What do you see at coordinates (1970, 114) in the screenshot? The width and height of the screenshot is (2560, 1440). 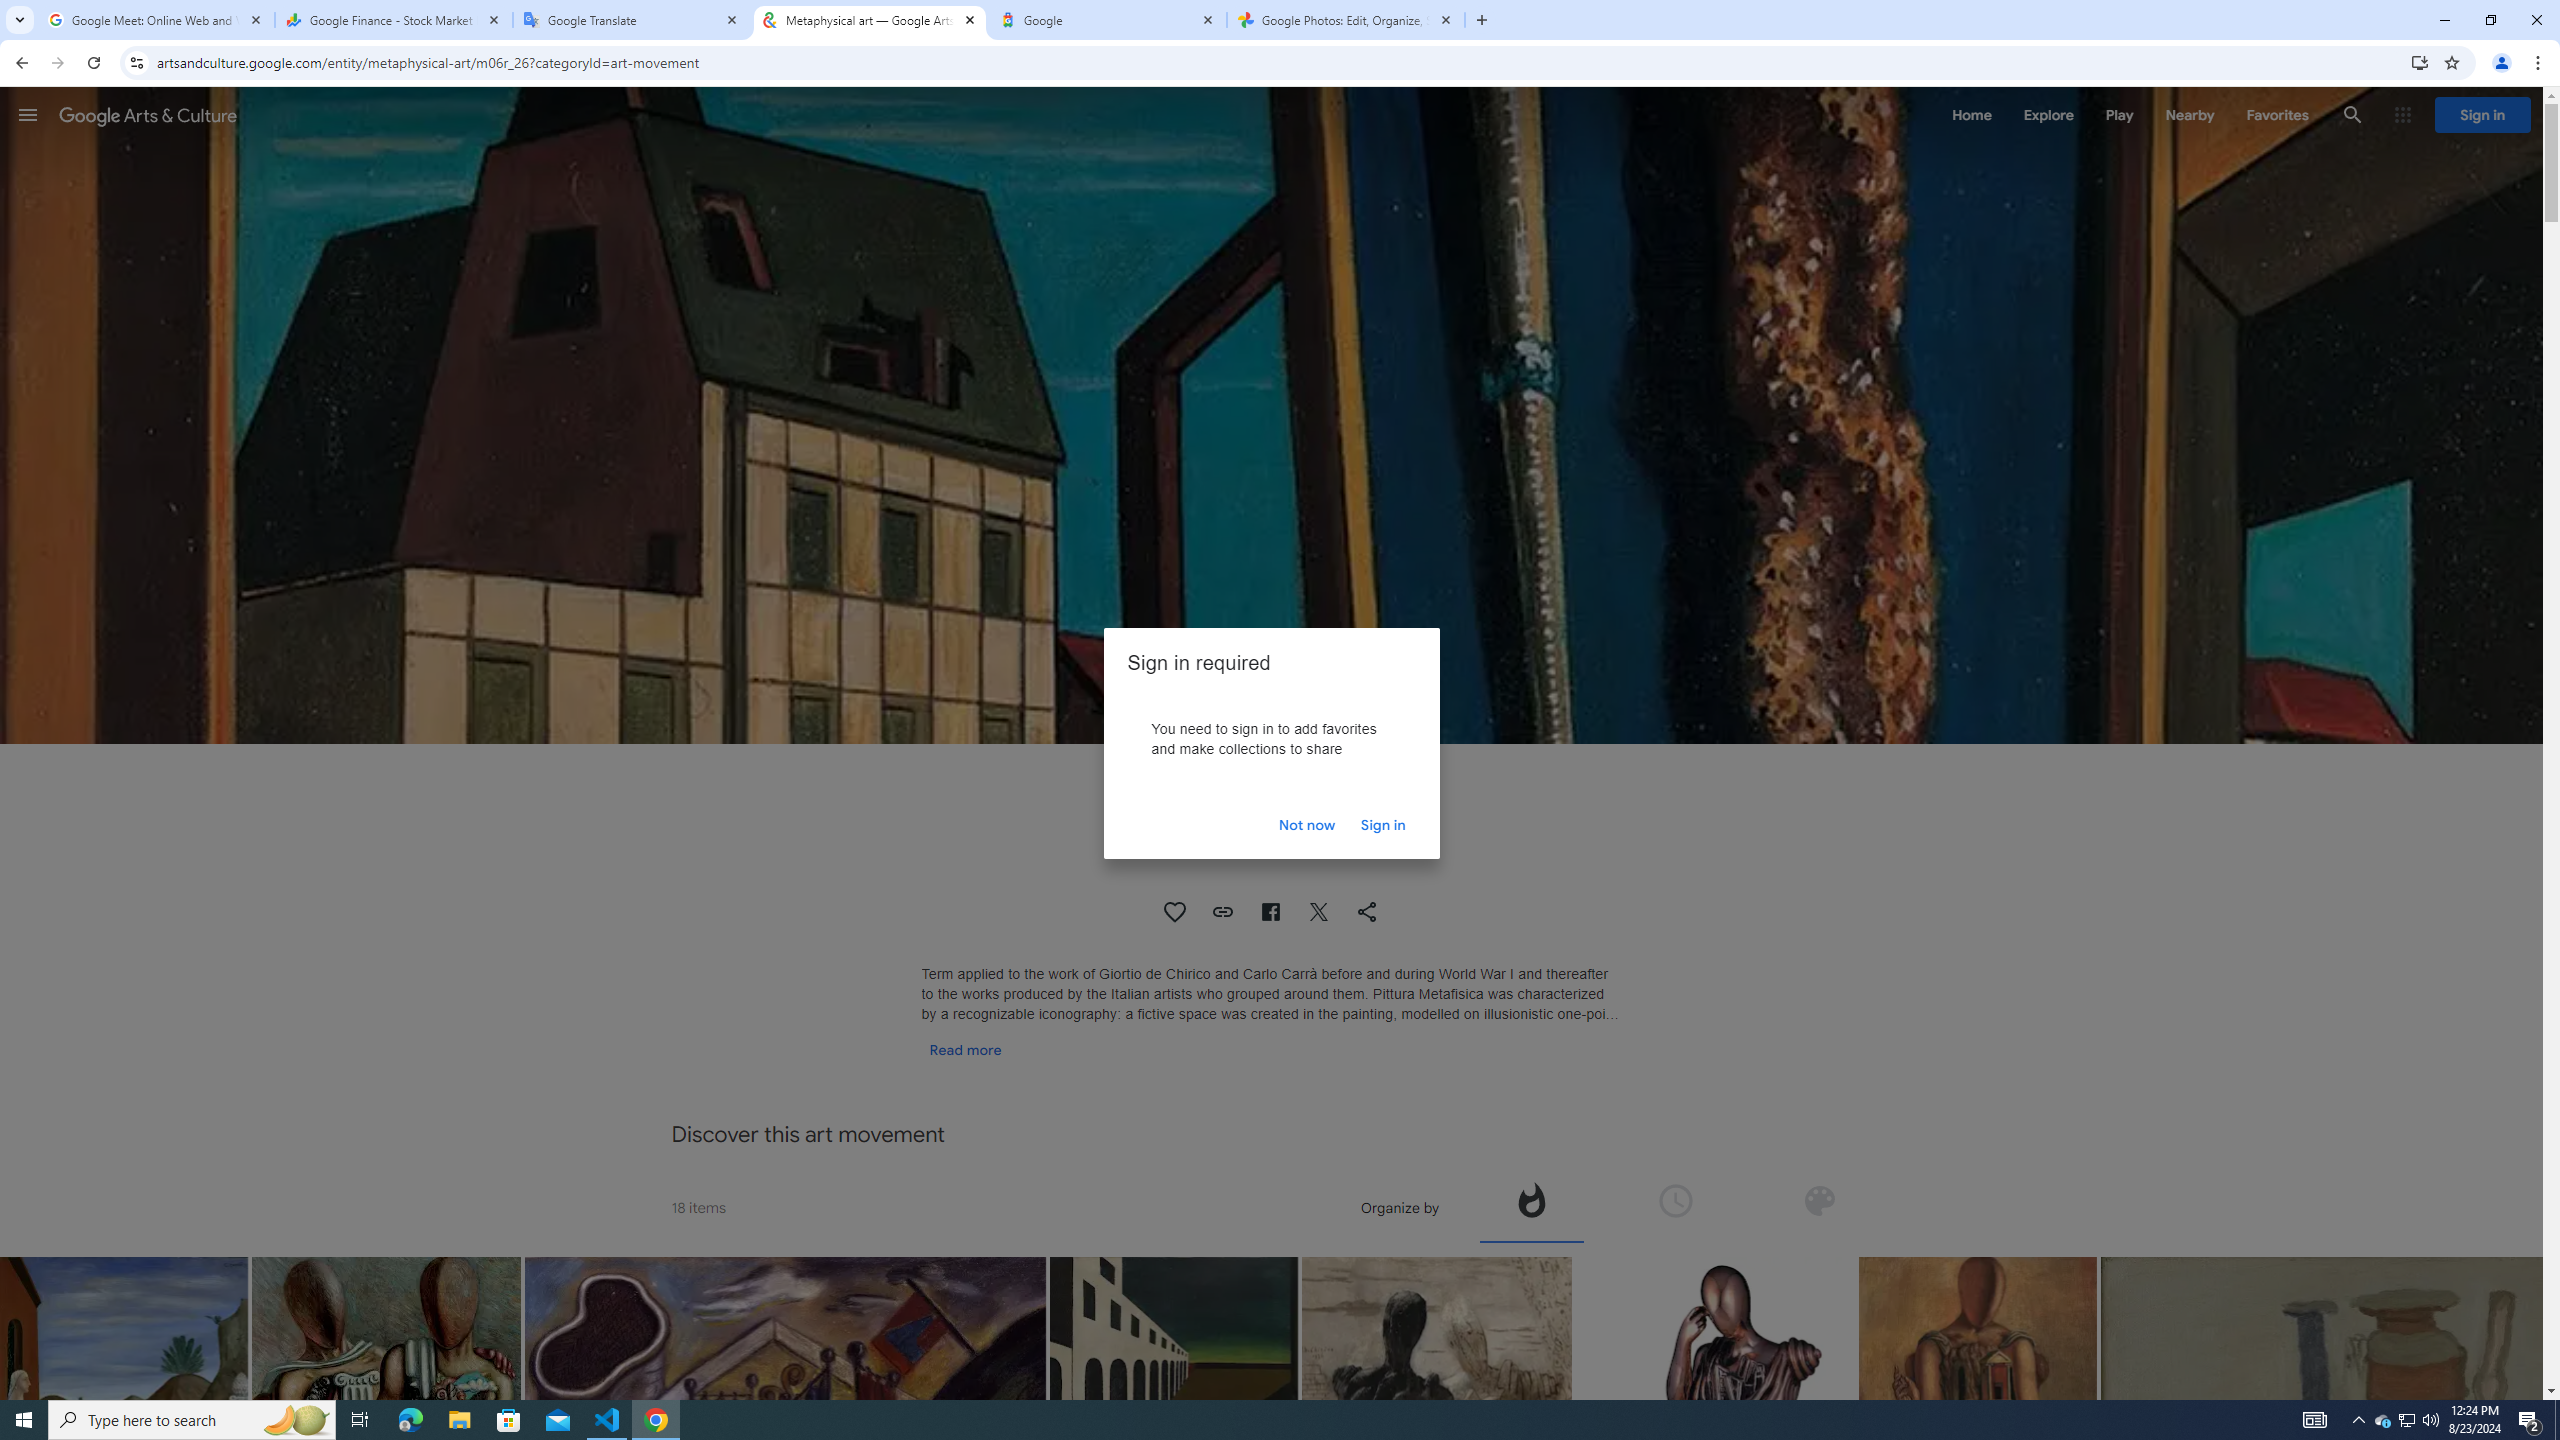 I see `'Home'` at bounding box center [1970, 114].